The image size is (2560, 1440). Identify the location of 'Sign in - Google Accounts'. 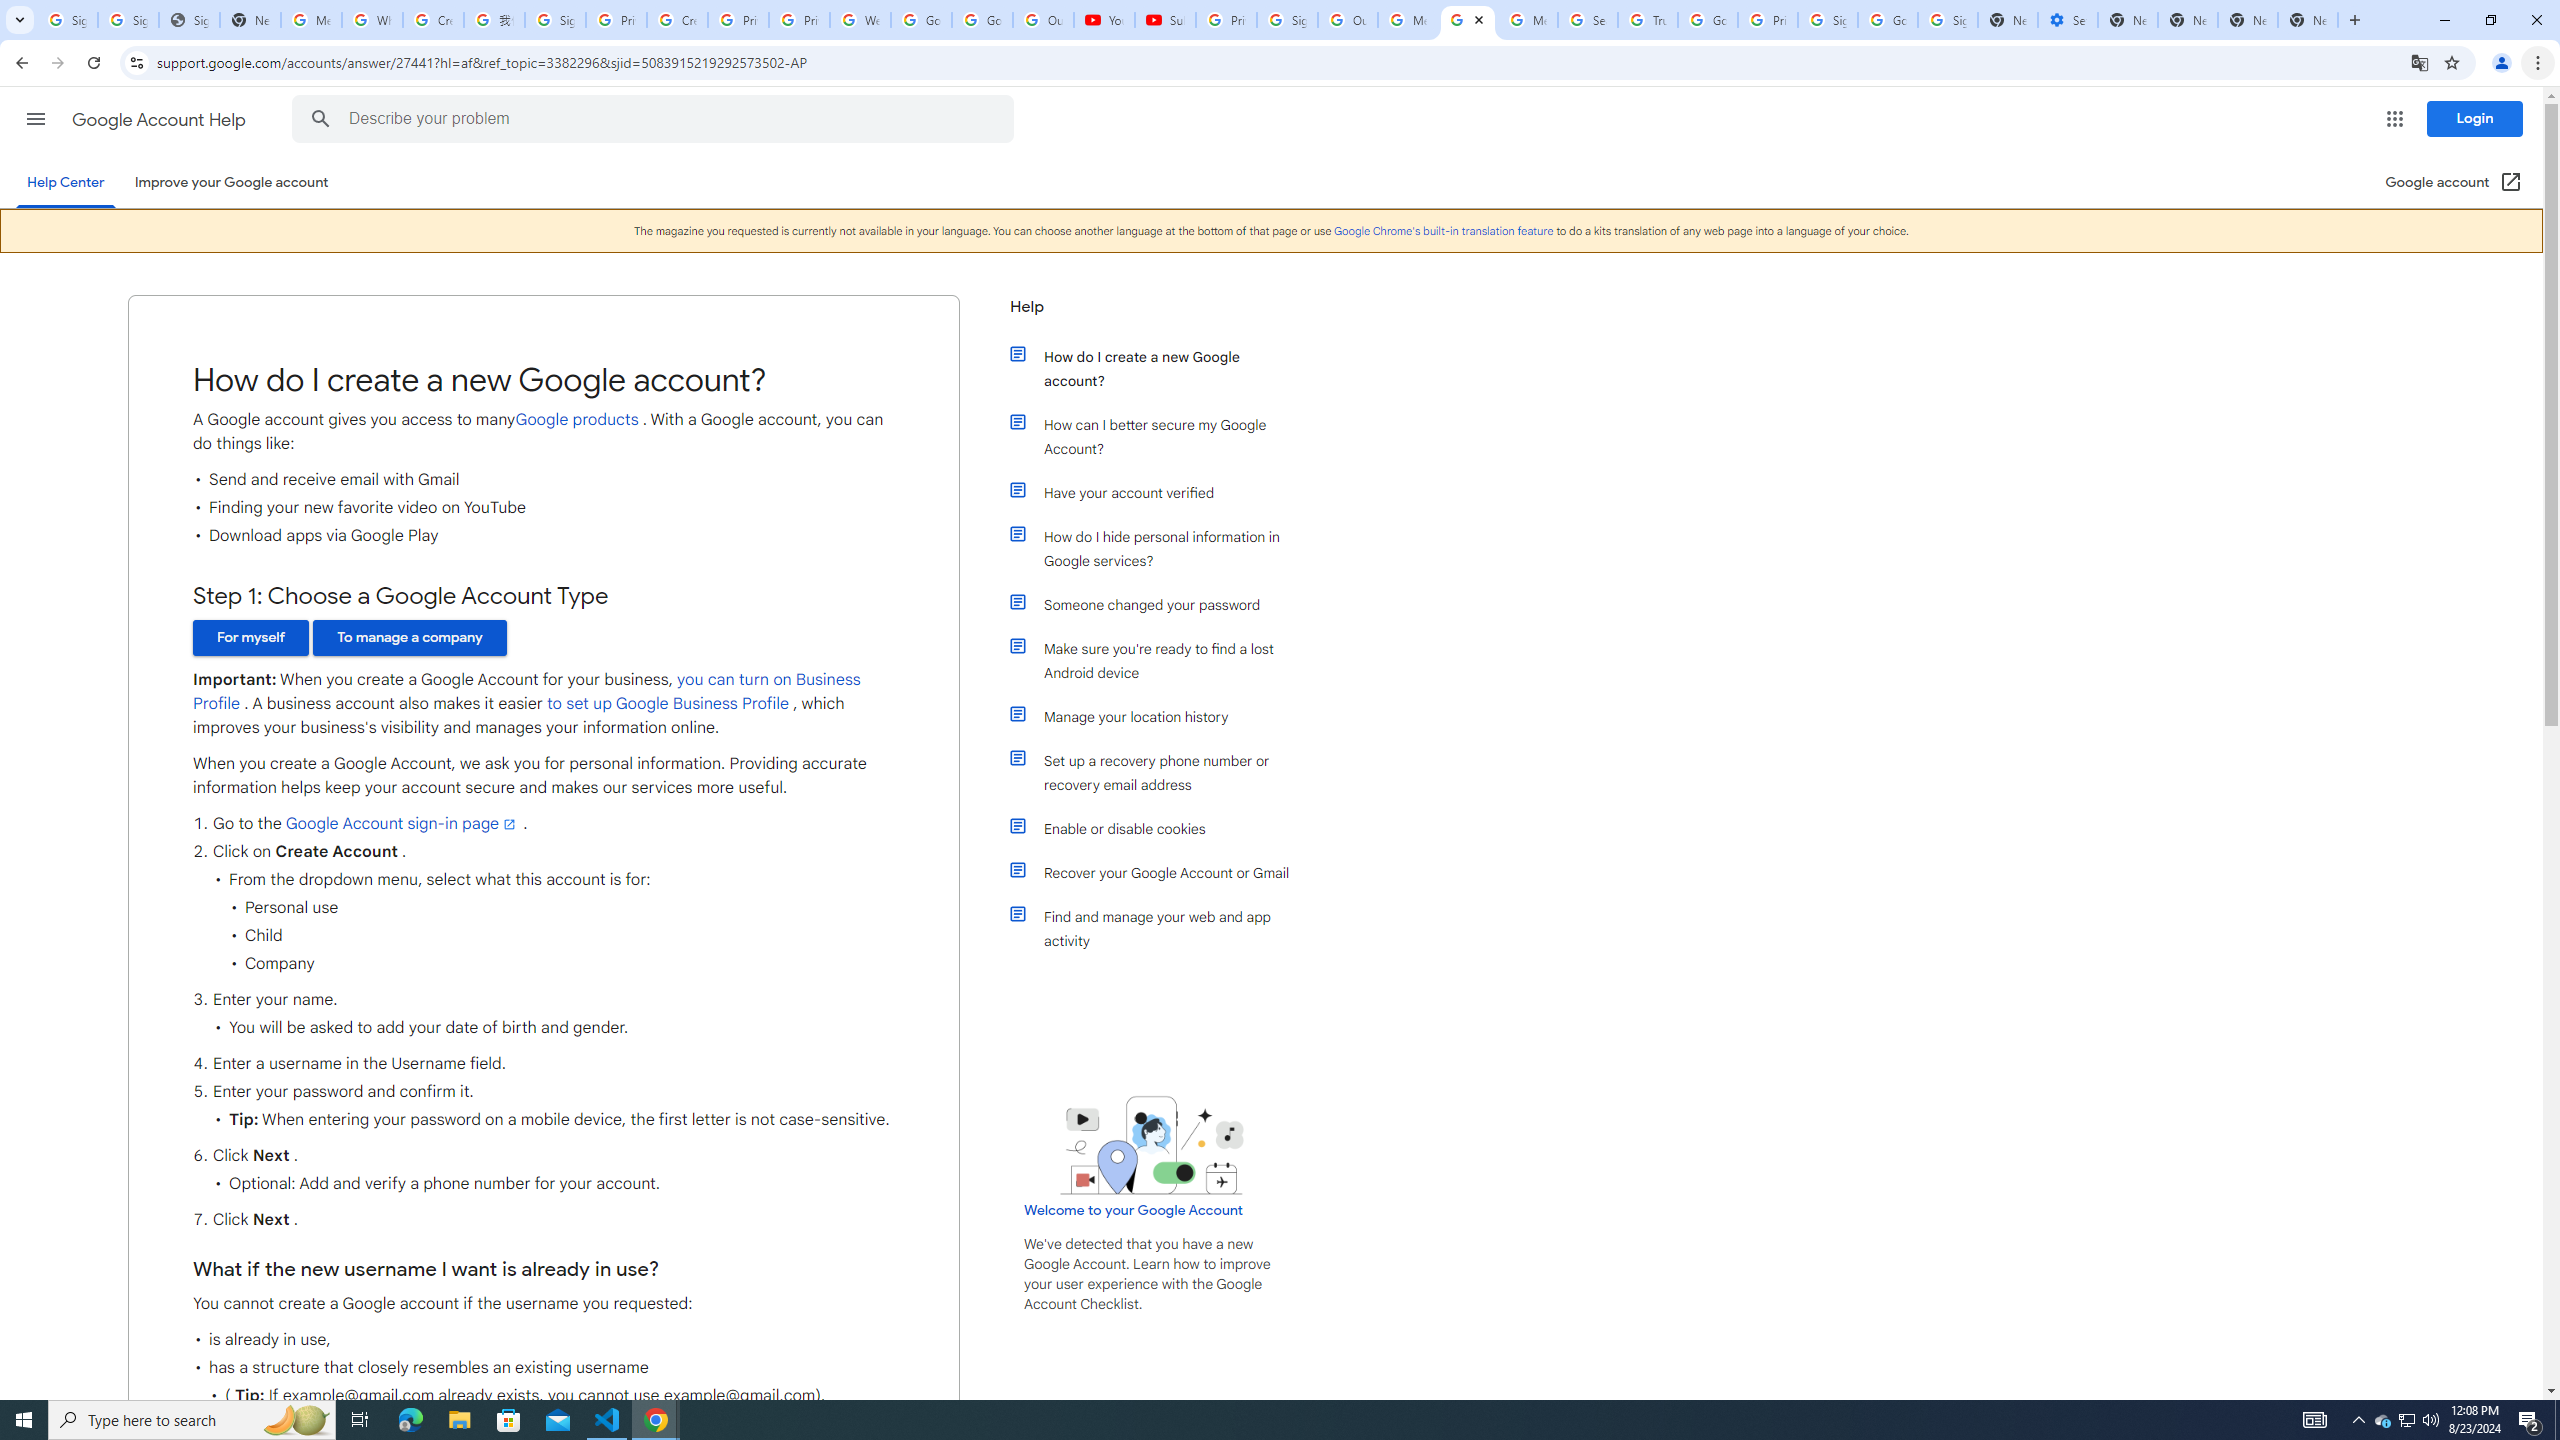
(129, 19).